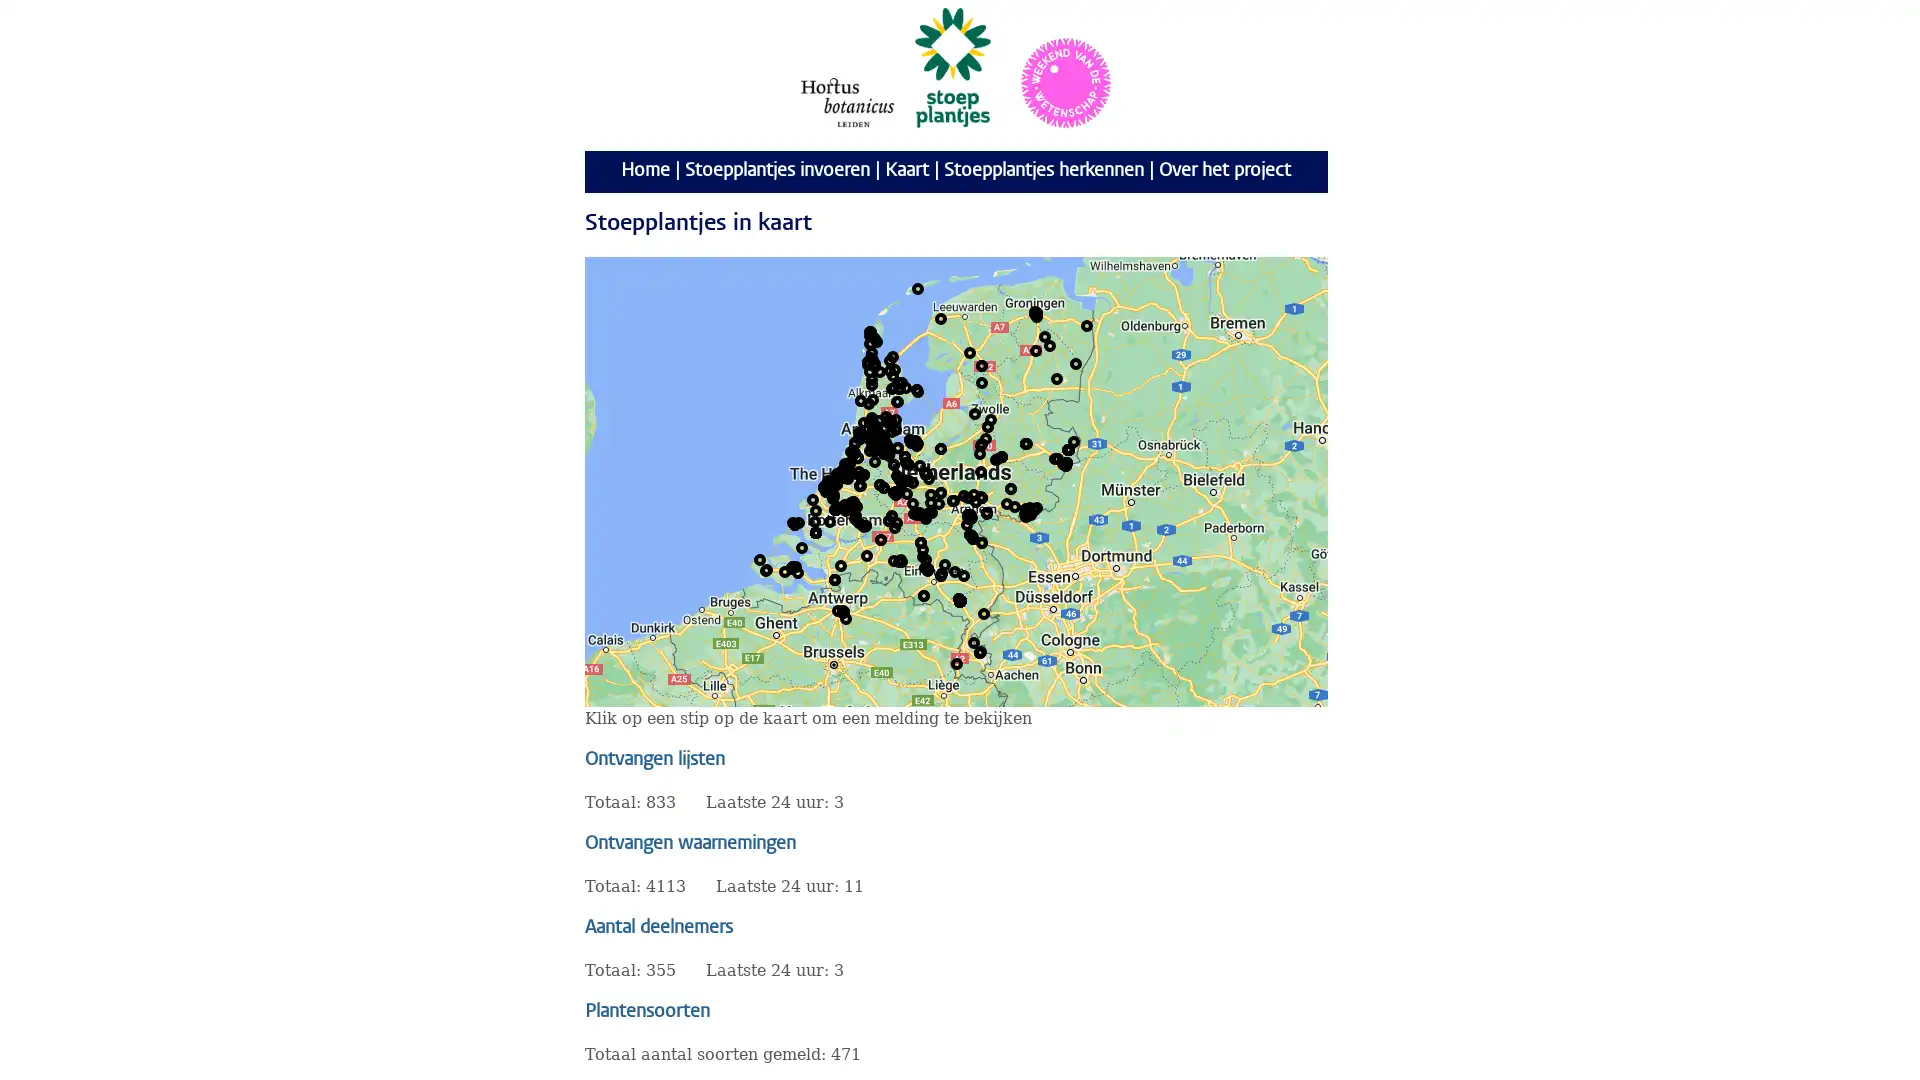  What do you see at coordinates (897, 478) in the screenshot?
I see `Telling van op 12 april 2022` at bounding box center [897, 478].